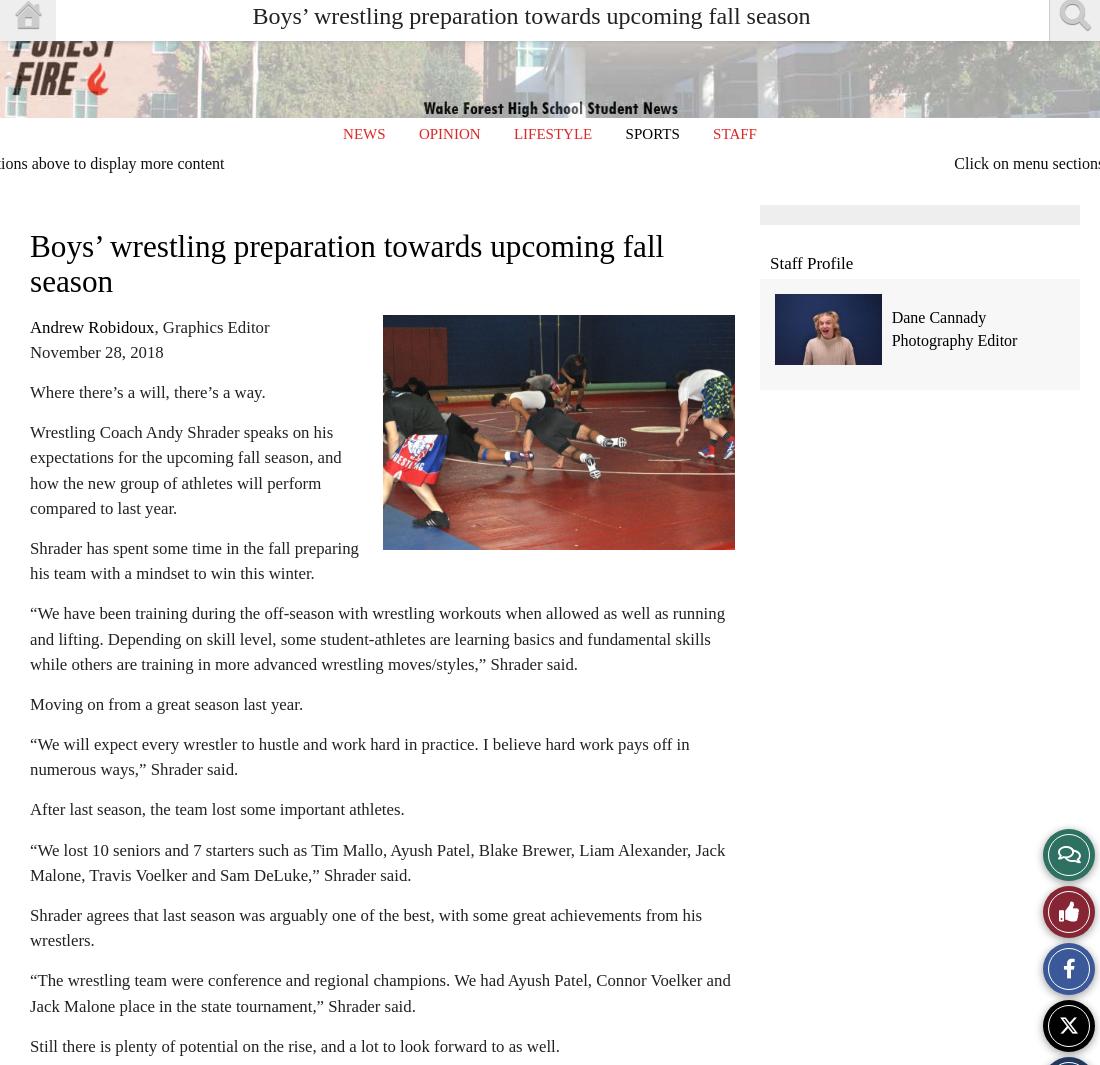  I want to click on '“We have been training during the off-season with wrestling workouts when allowed as well as running and lifting. Depending on skill level, some student-athletes are learning basics and fundamental skills while others are training in more advanced wrestling moves/styles,” Shrader said.', so click(377, 638).